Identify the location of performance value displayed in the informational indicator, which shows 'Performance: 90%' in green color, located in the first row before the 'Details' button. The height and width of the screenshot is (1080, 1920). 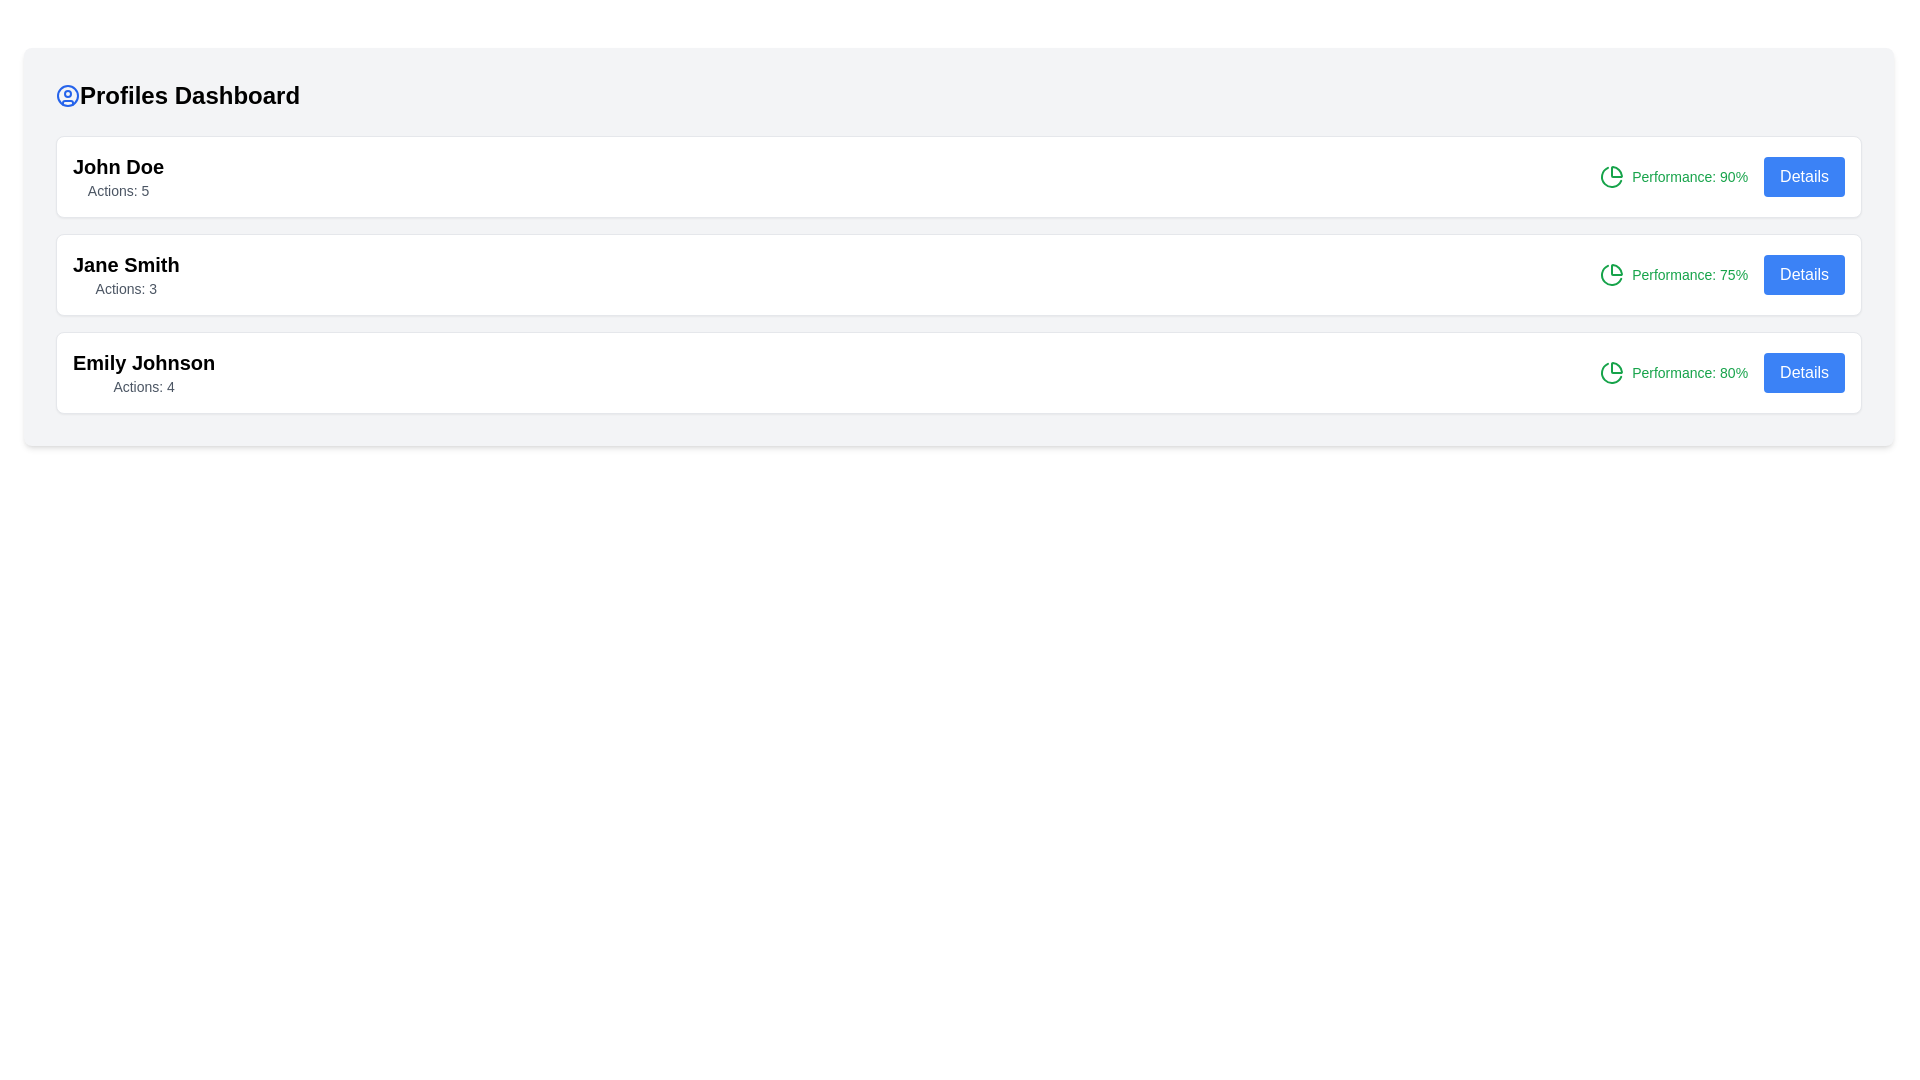
(1674, 176).